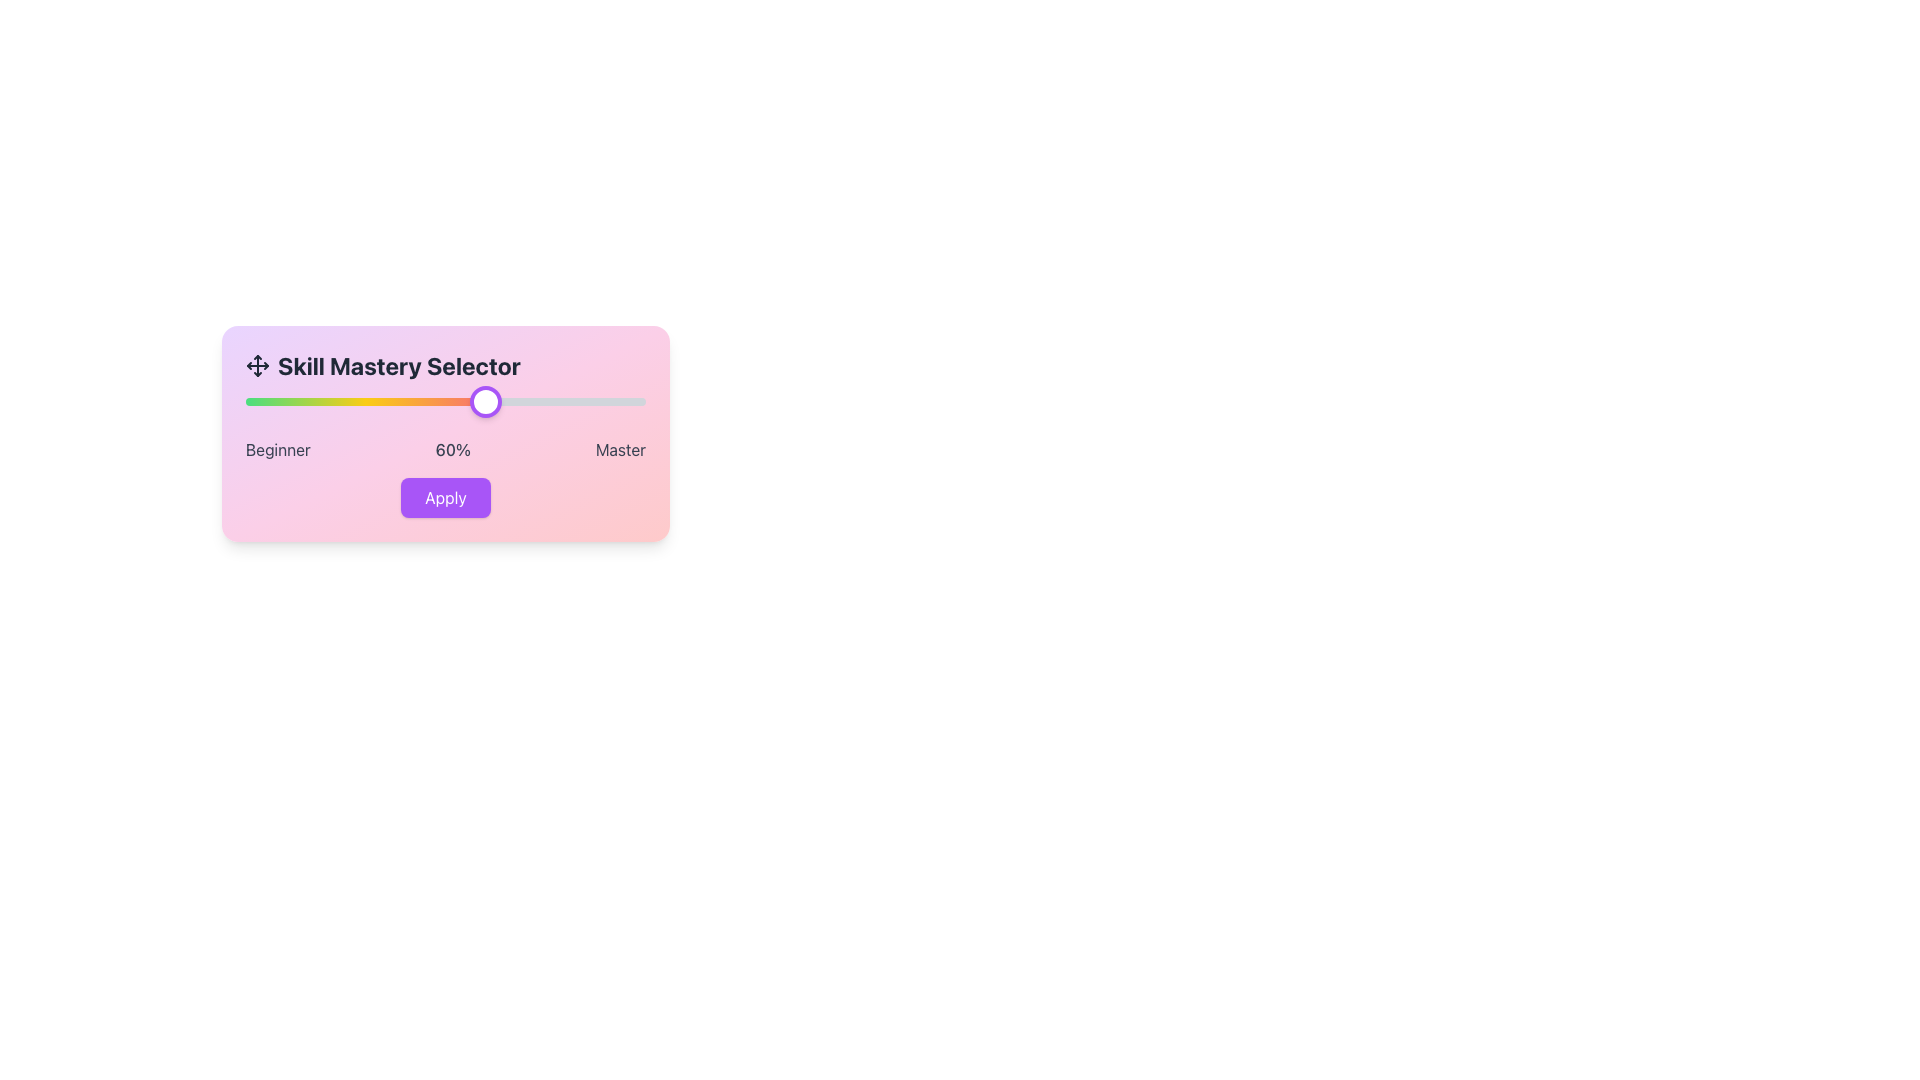  Describe the element at coordinates (458, 401) in the screenshot. I see `the slider position` at that location.